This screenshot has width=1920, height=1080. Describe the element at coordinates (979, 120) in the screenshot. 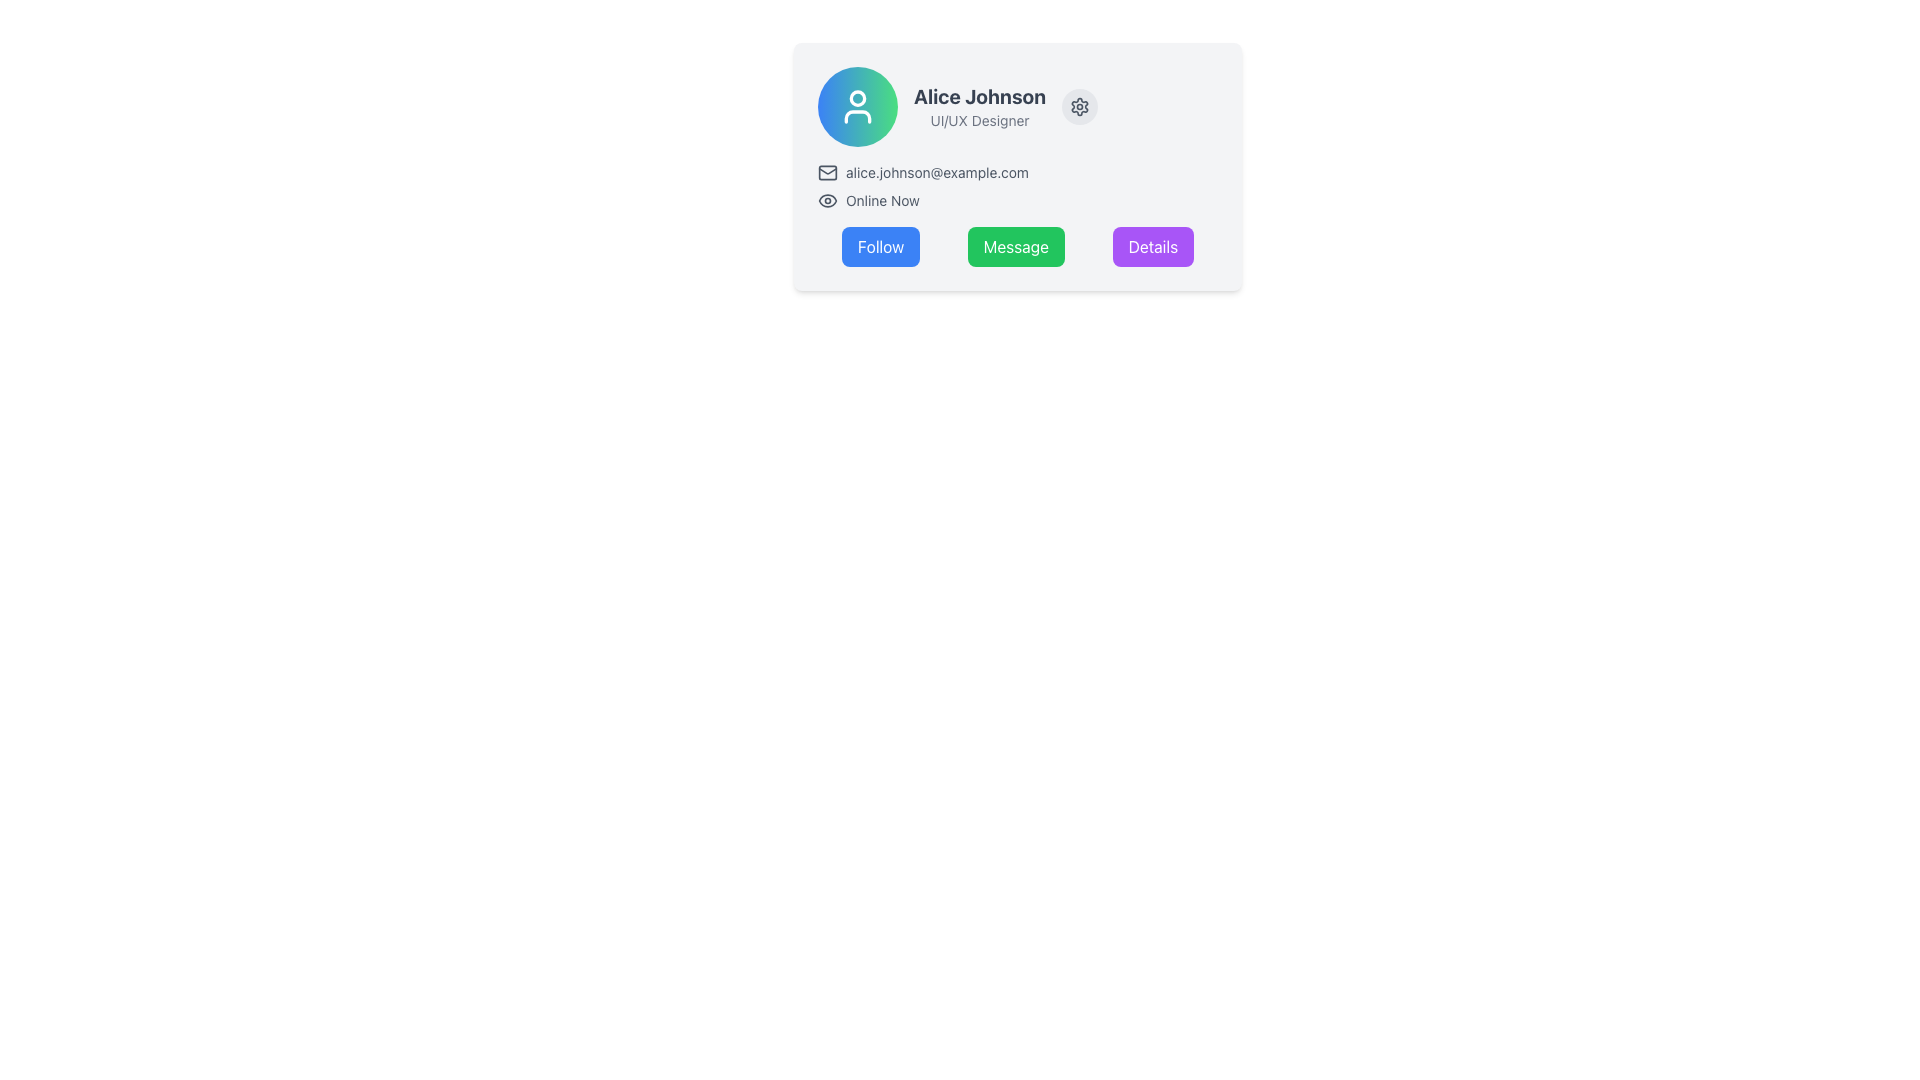

I see `the static text label indicating 'UI/UX Designer', which is located below the title 'Alice Johnson' in the profile card layout` at that location.